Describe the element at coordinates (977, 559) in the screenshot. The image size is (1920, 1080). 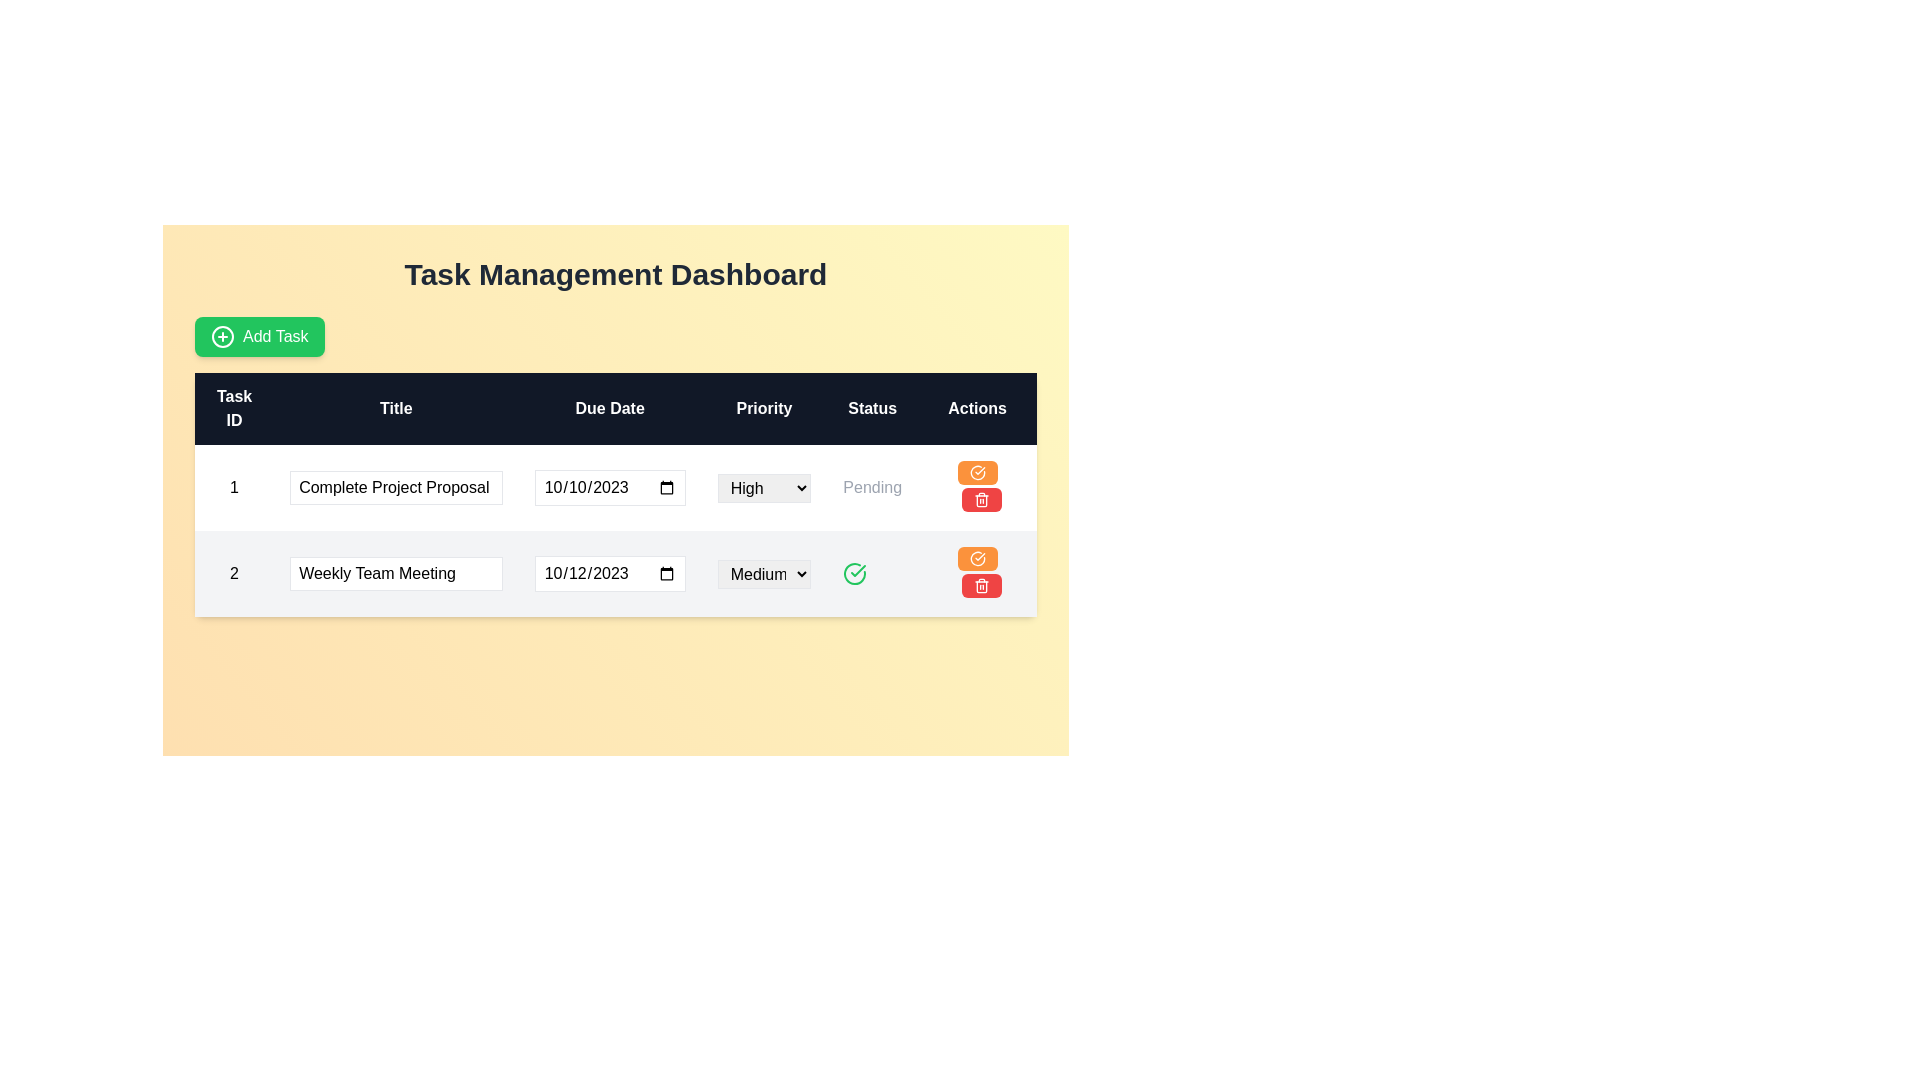
I see `the leftmost icon in the 'Actions' column for the second task row in the table` at that location.